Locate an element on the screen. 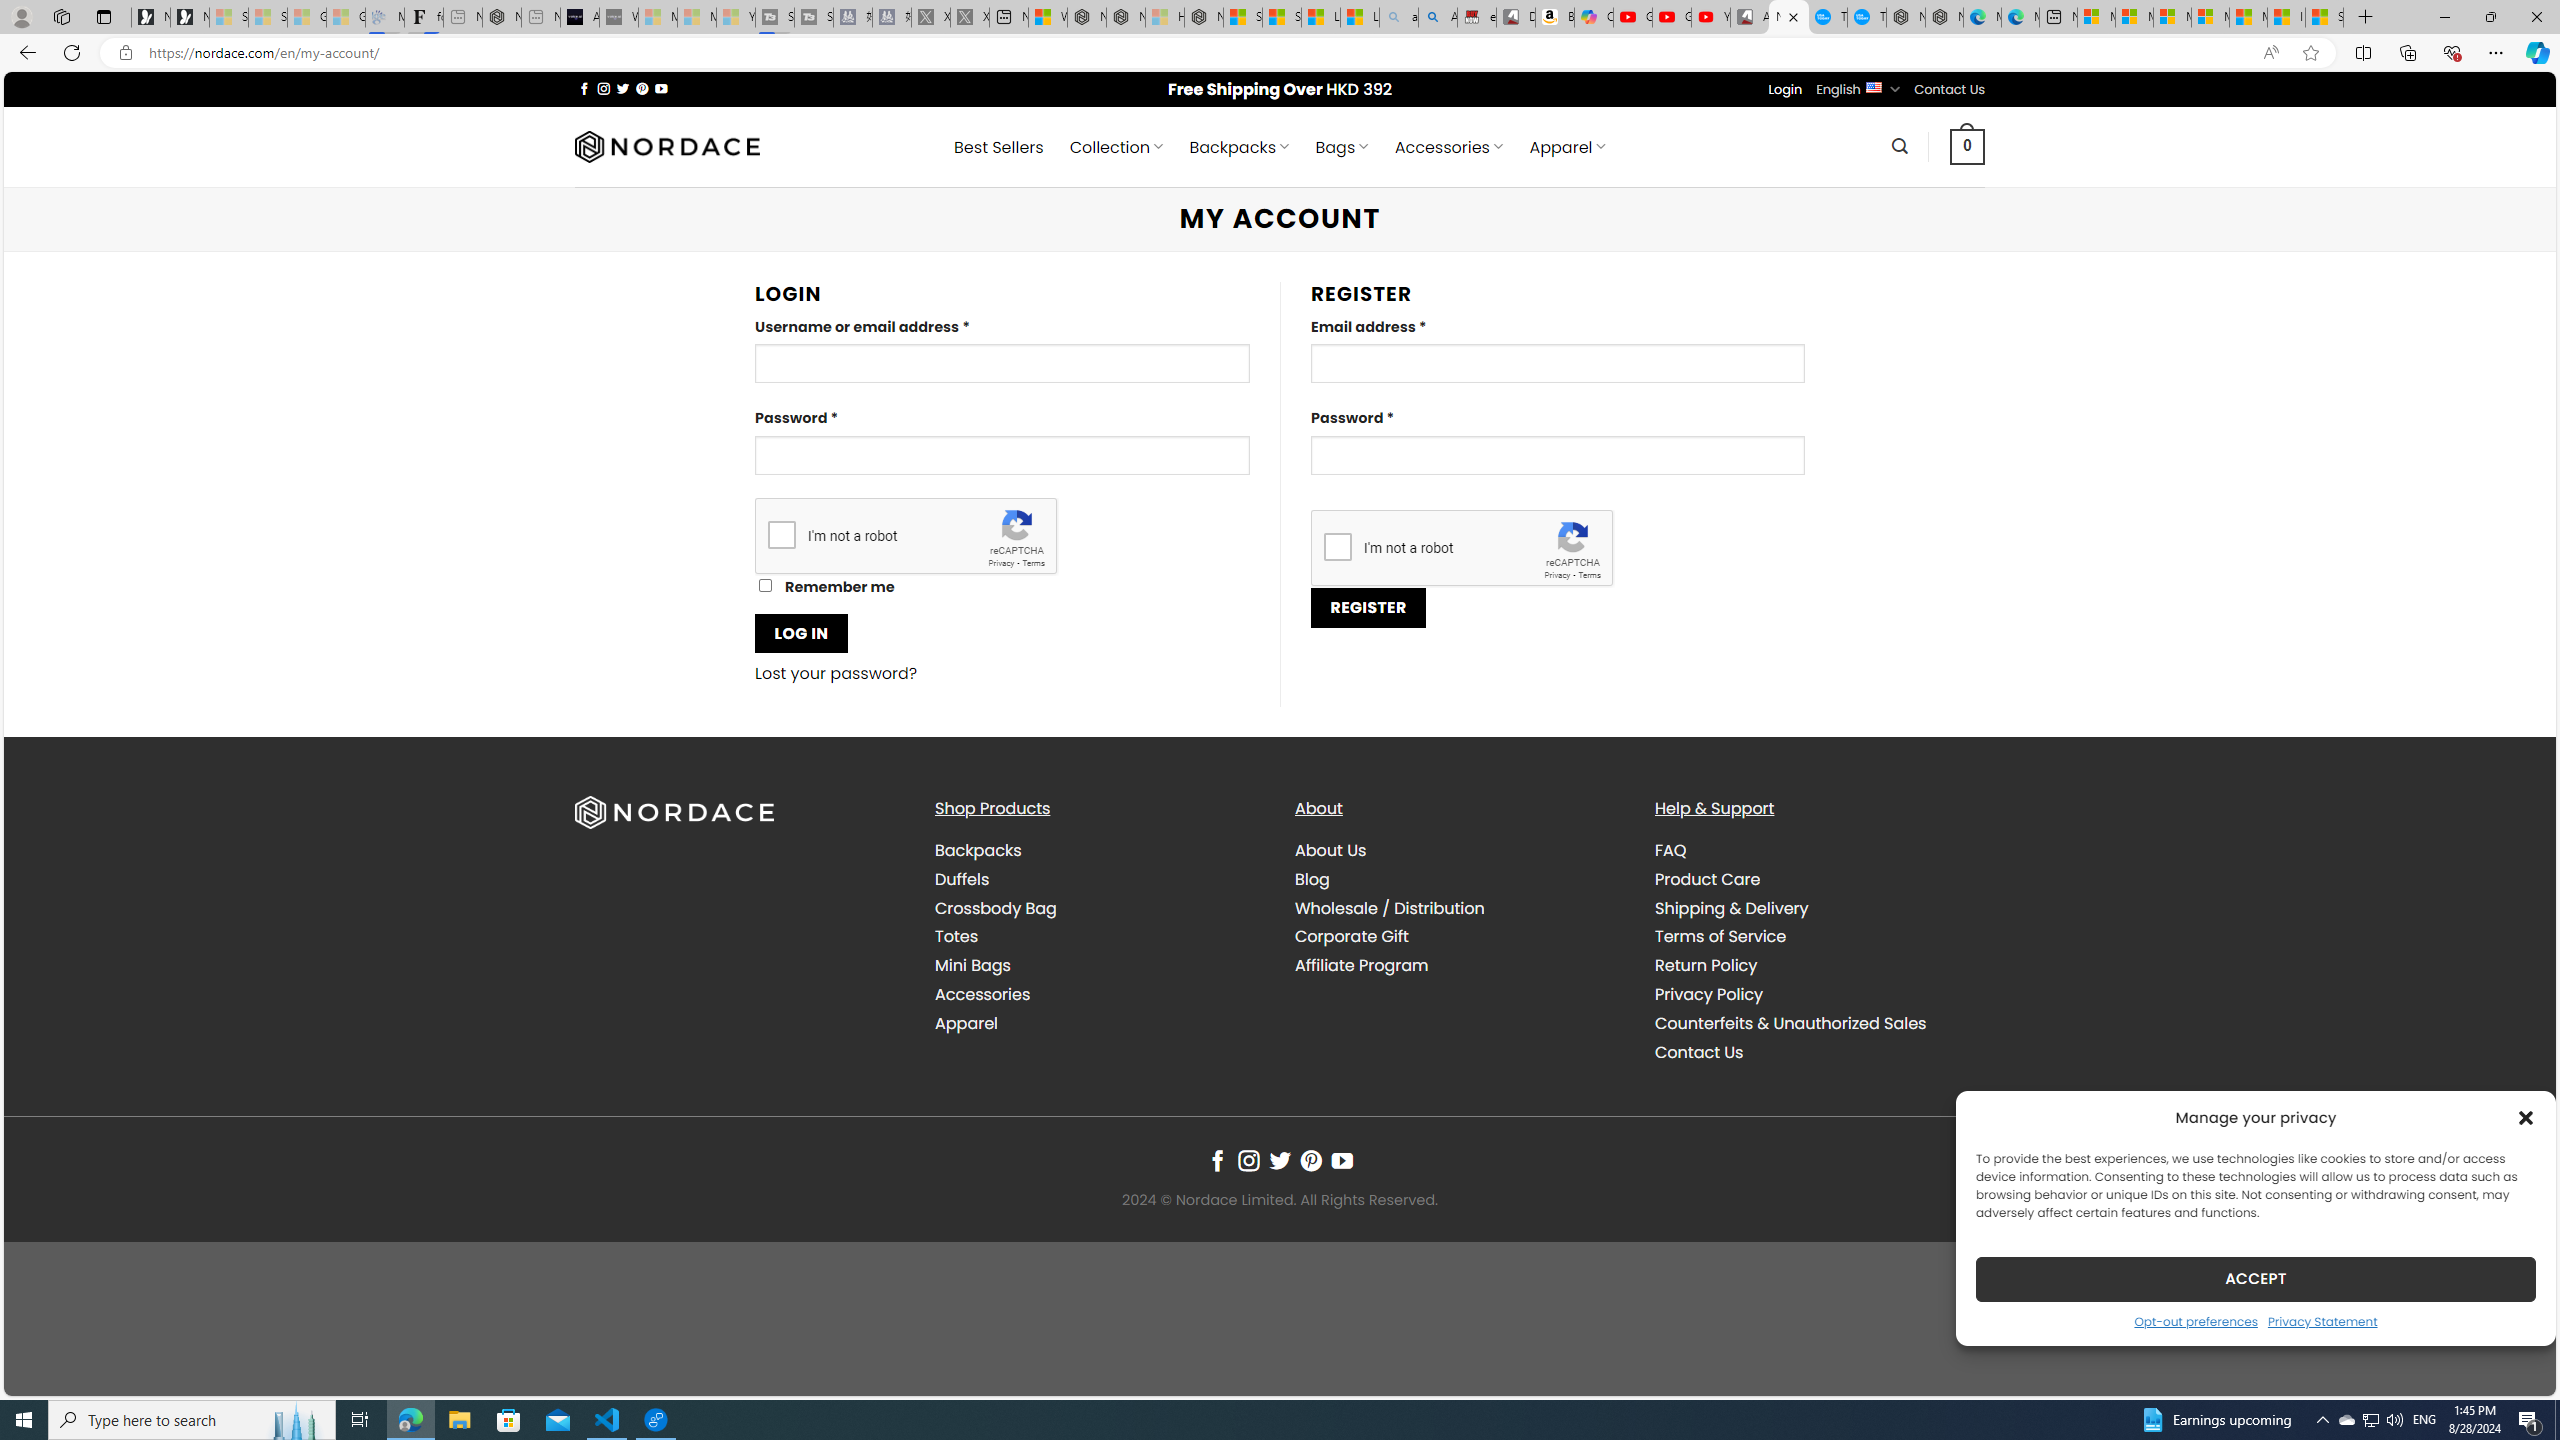  'Counterfeits & Unauthorized Sales' is located at coordinates (1818, 1022).